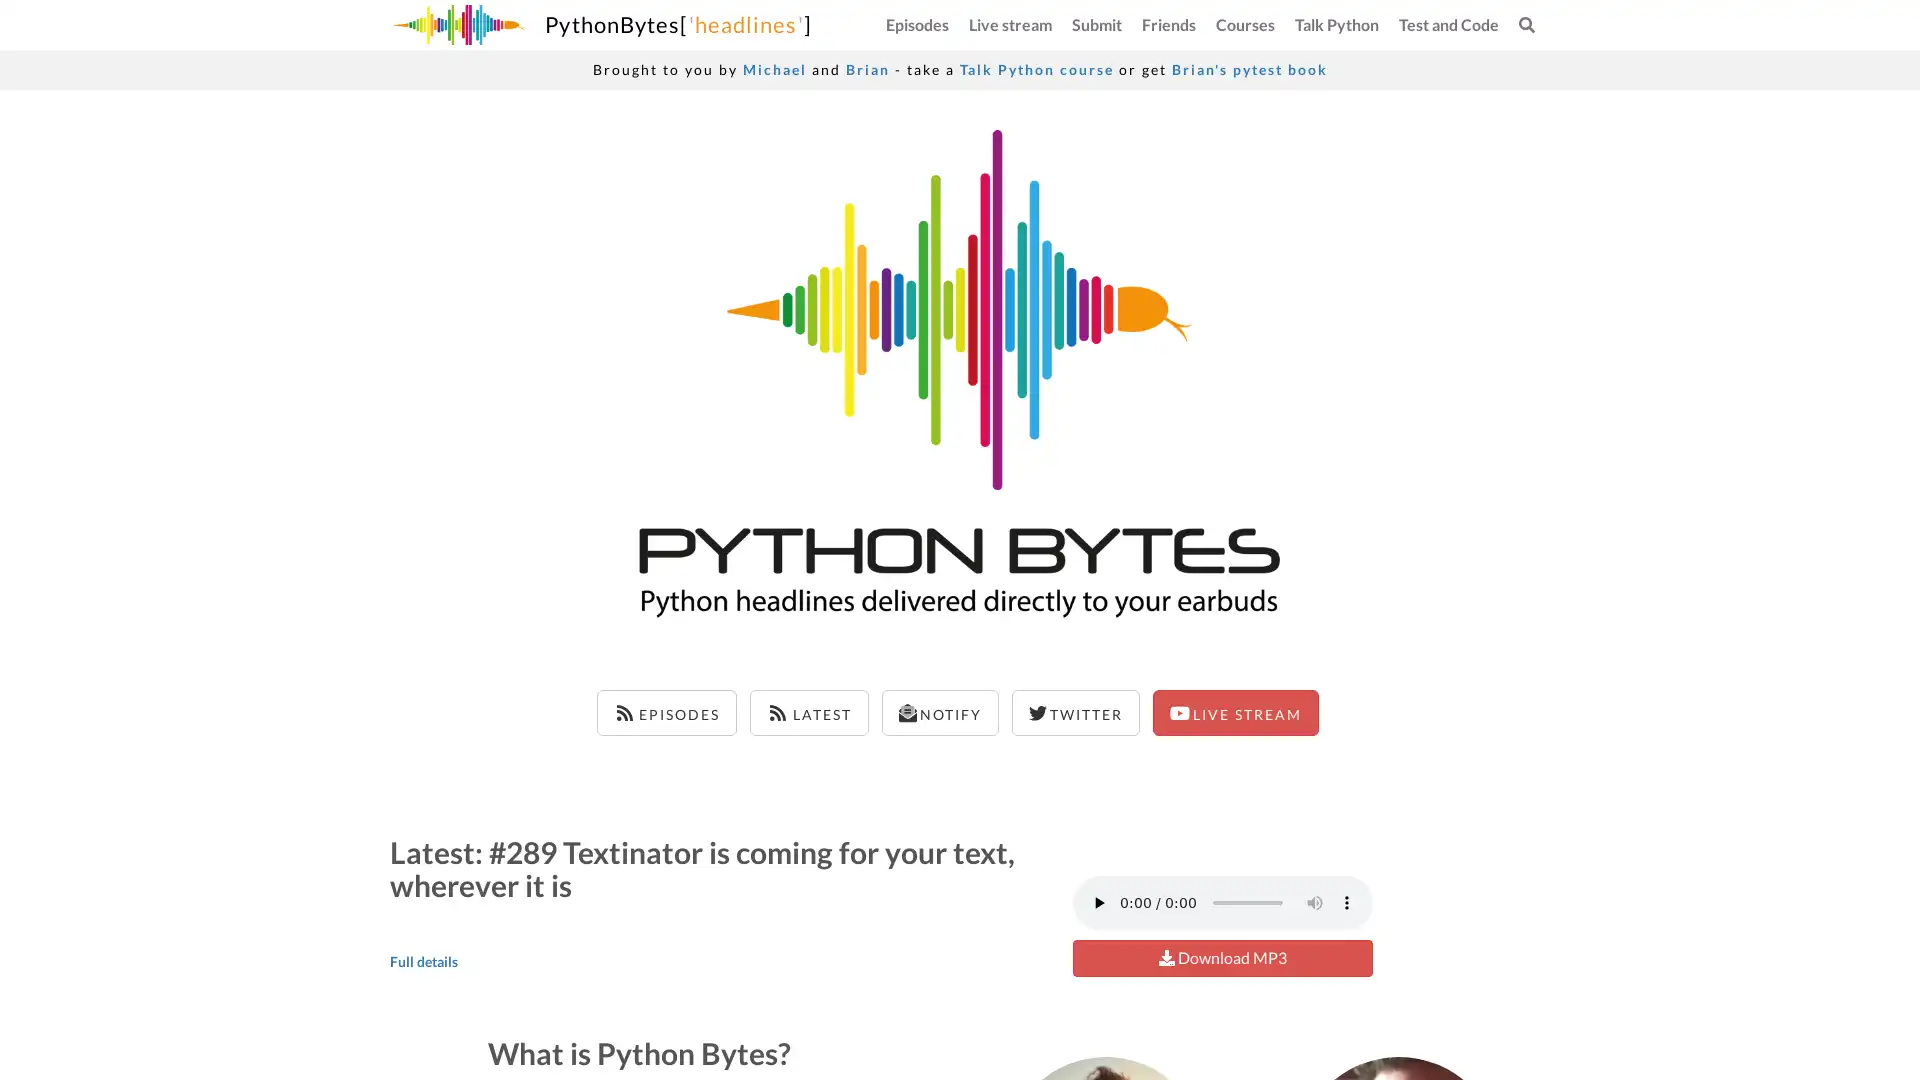  Describe the element at coordinates (1345, 902) in the screenshot. I see `show more media controls` at that location.